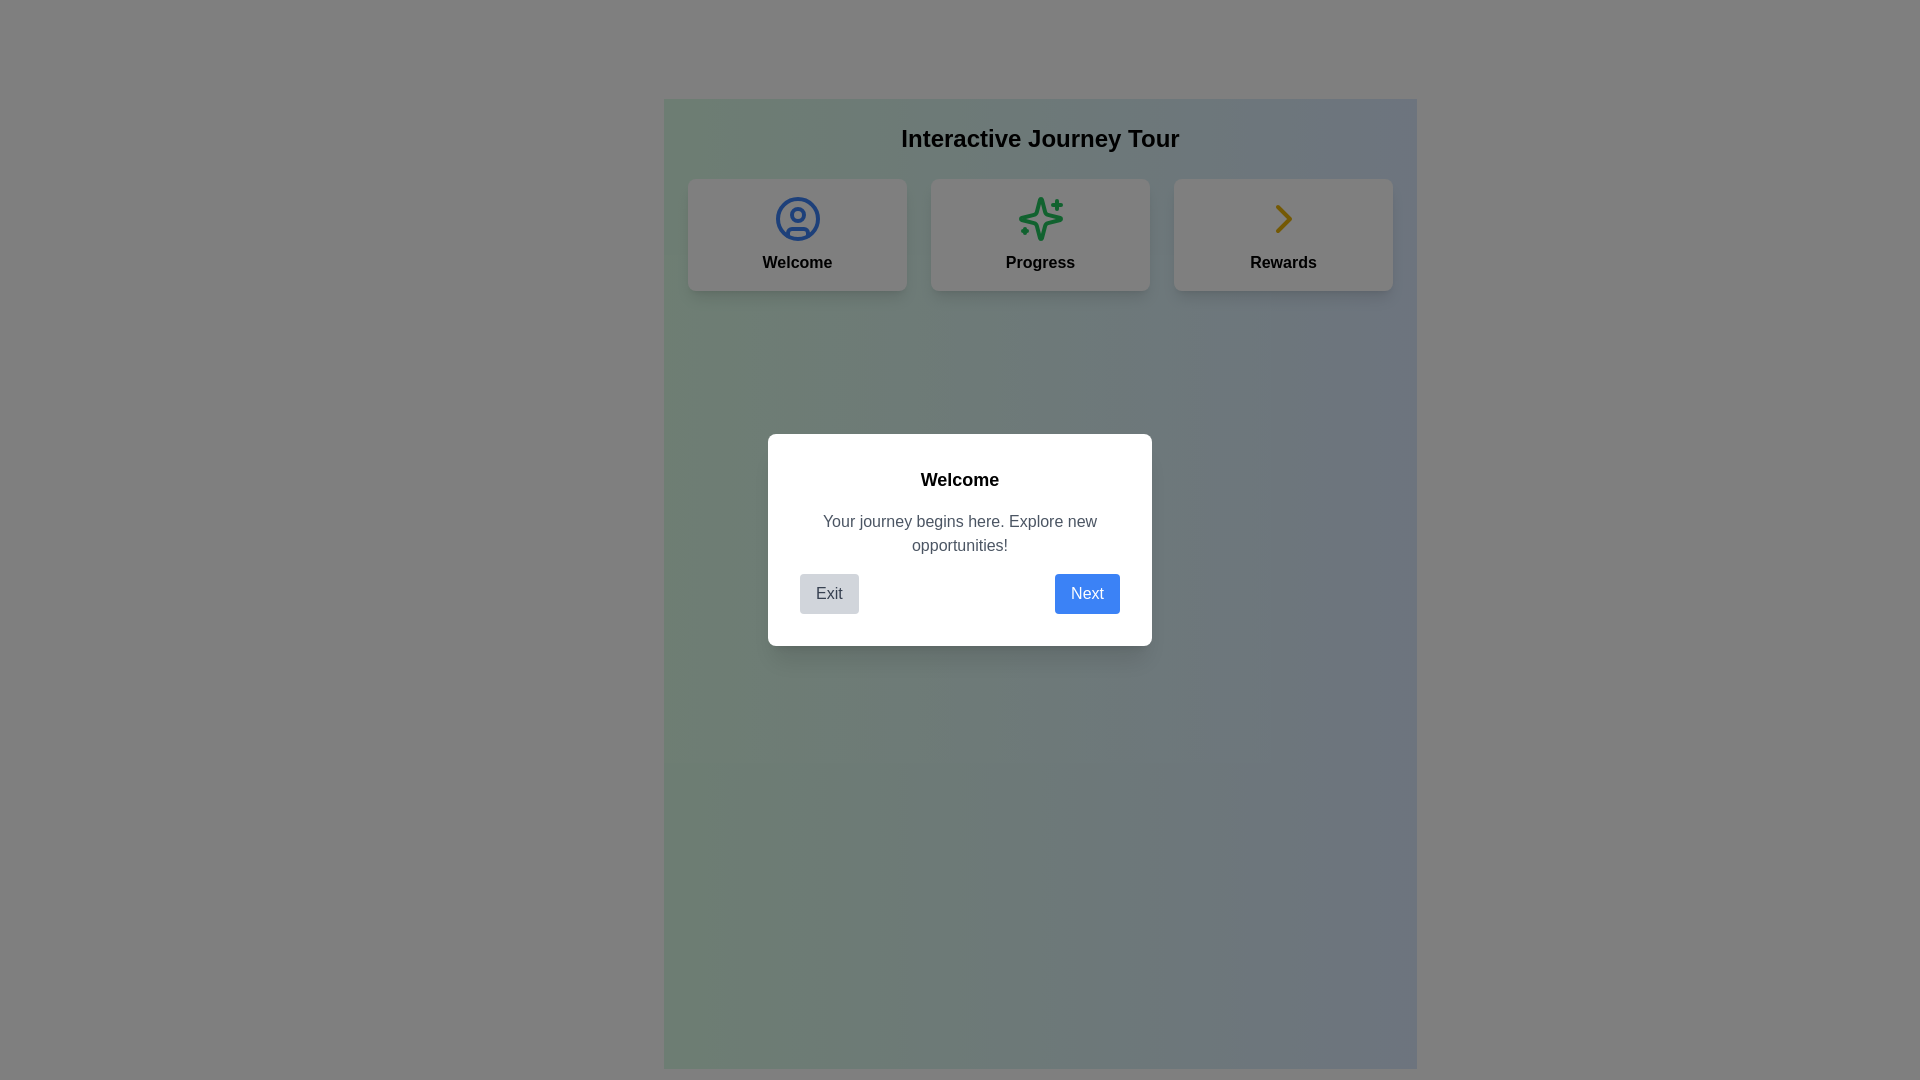  Describe the element at coordinates (796, 261) in the screenshot. I see `the descriptive Text label located under the user profile icon in the top-left corner of the card layout` at that location.